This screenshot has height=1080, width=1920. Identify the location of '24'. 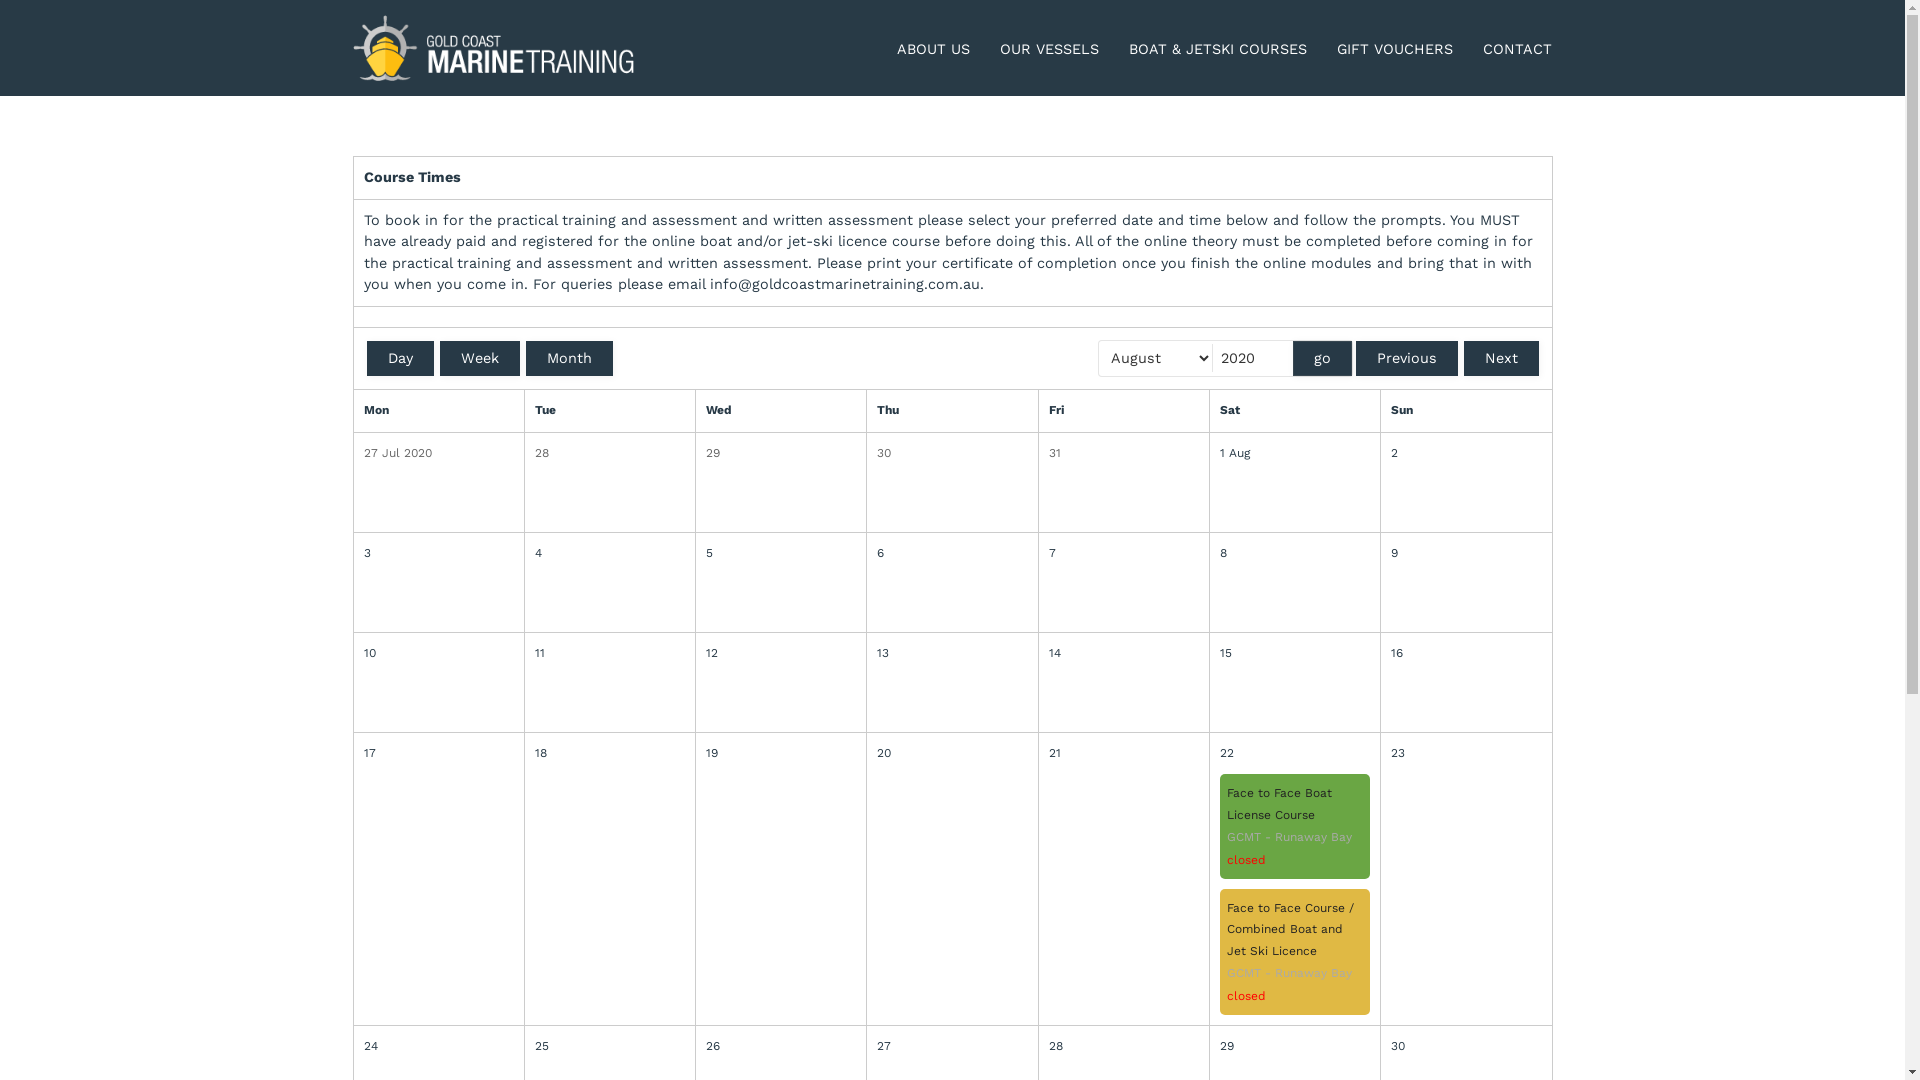
(364, 1045).